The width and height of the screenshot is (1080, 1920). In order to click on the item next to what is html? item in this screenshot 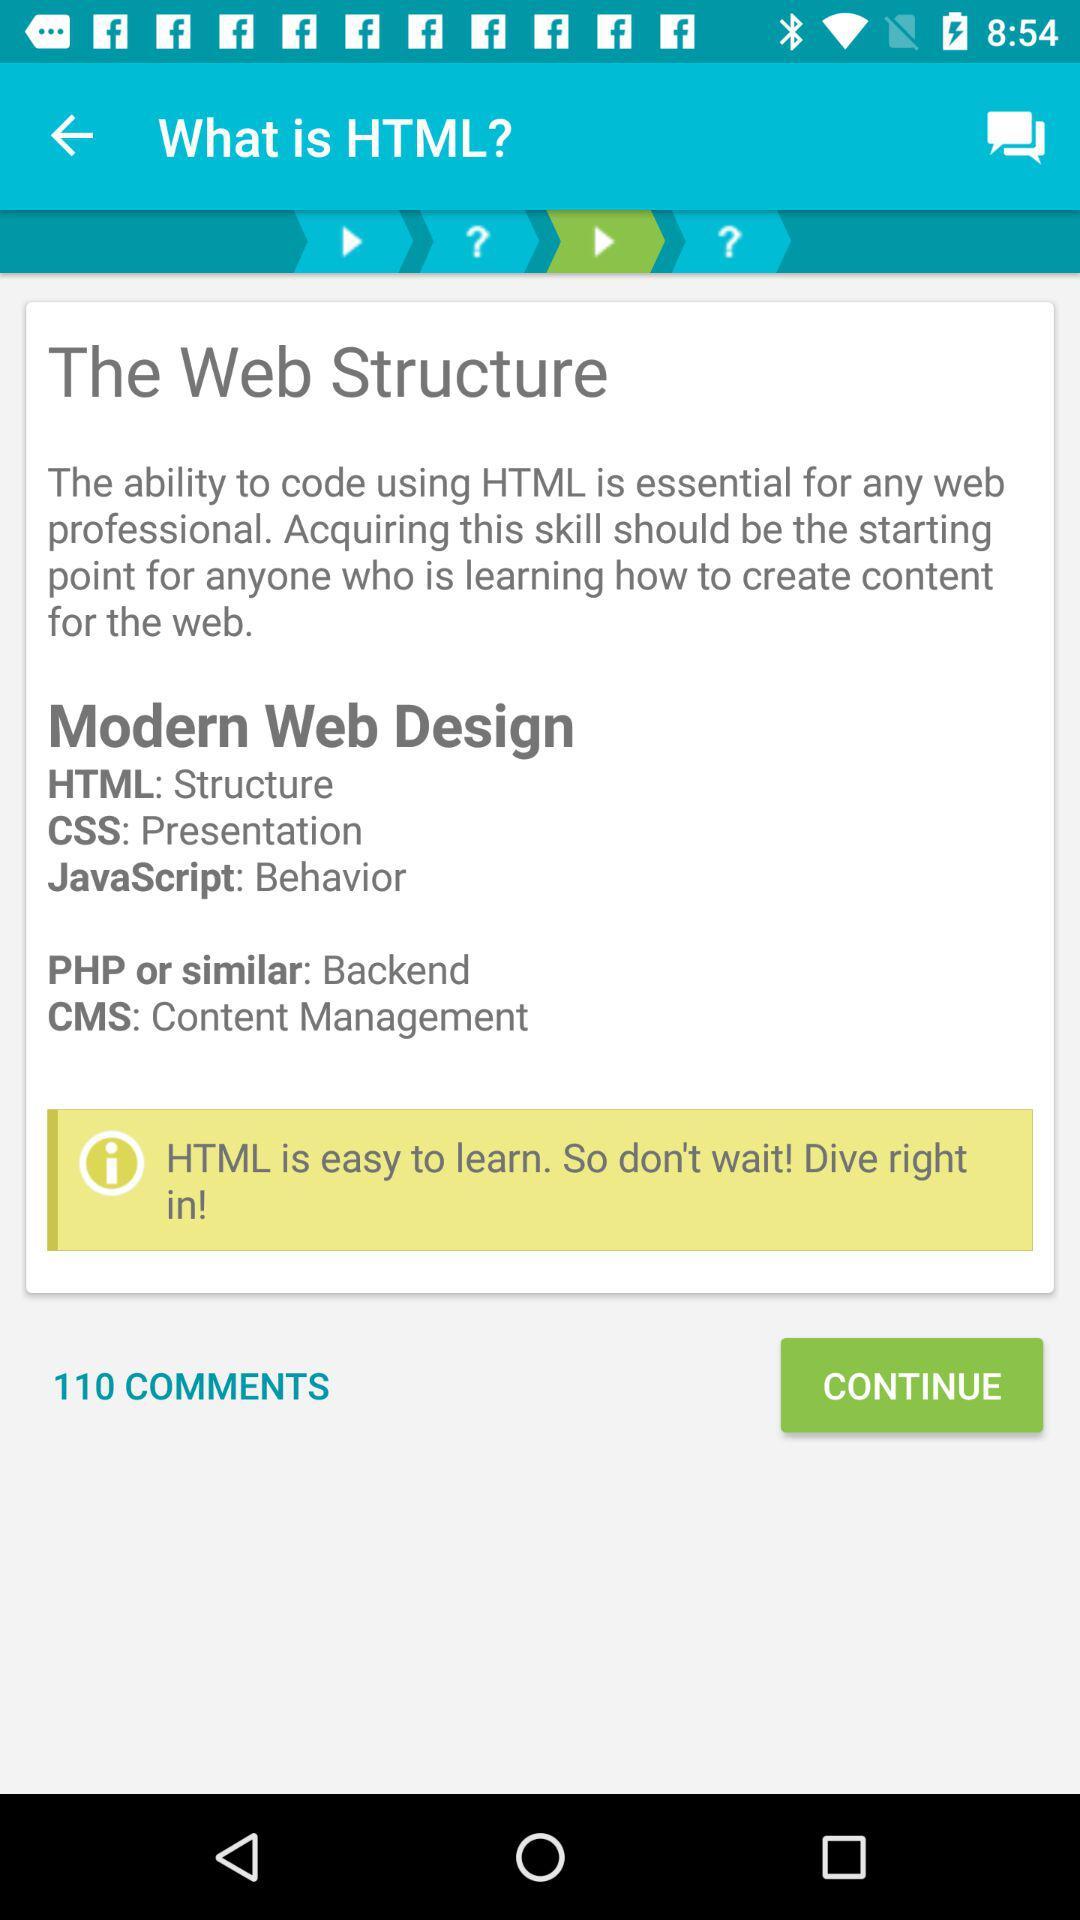, I will do `click(72, 135)`.